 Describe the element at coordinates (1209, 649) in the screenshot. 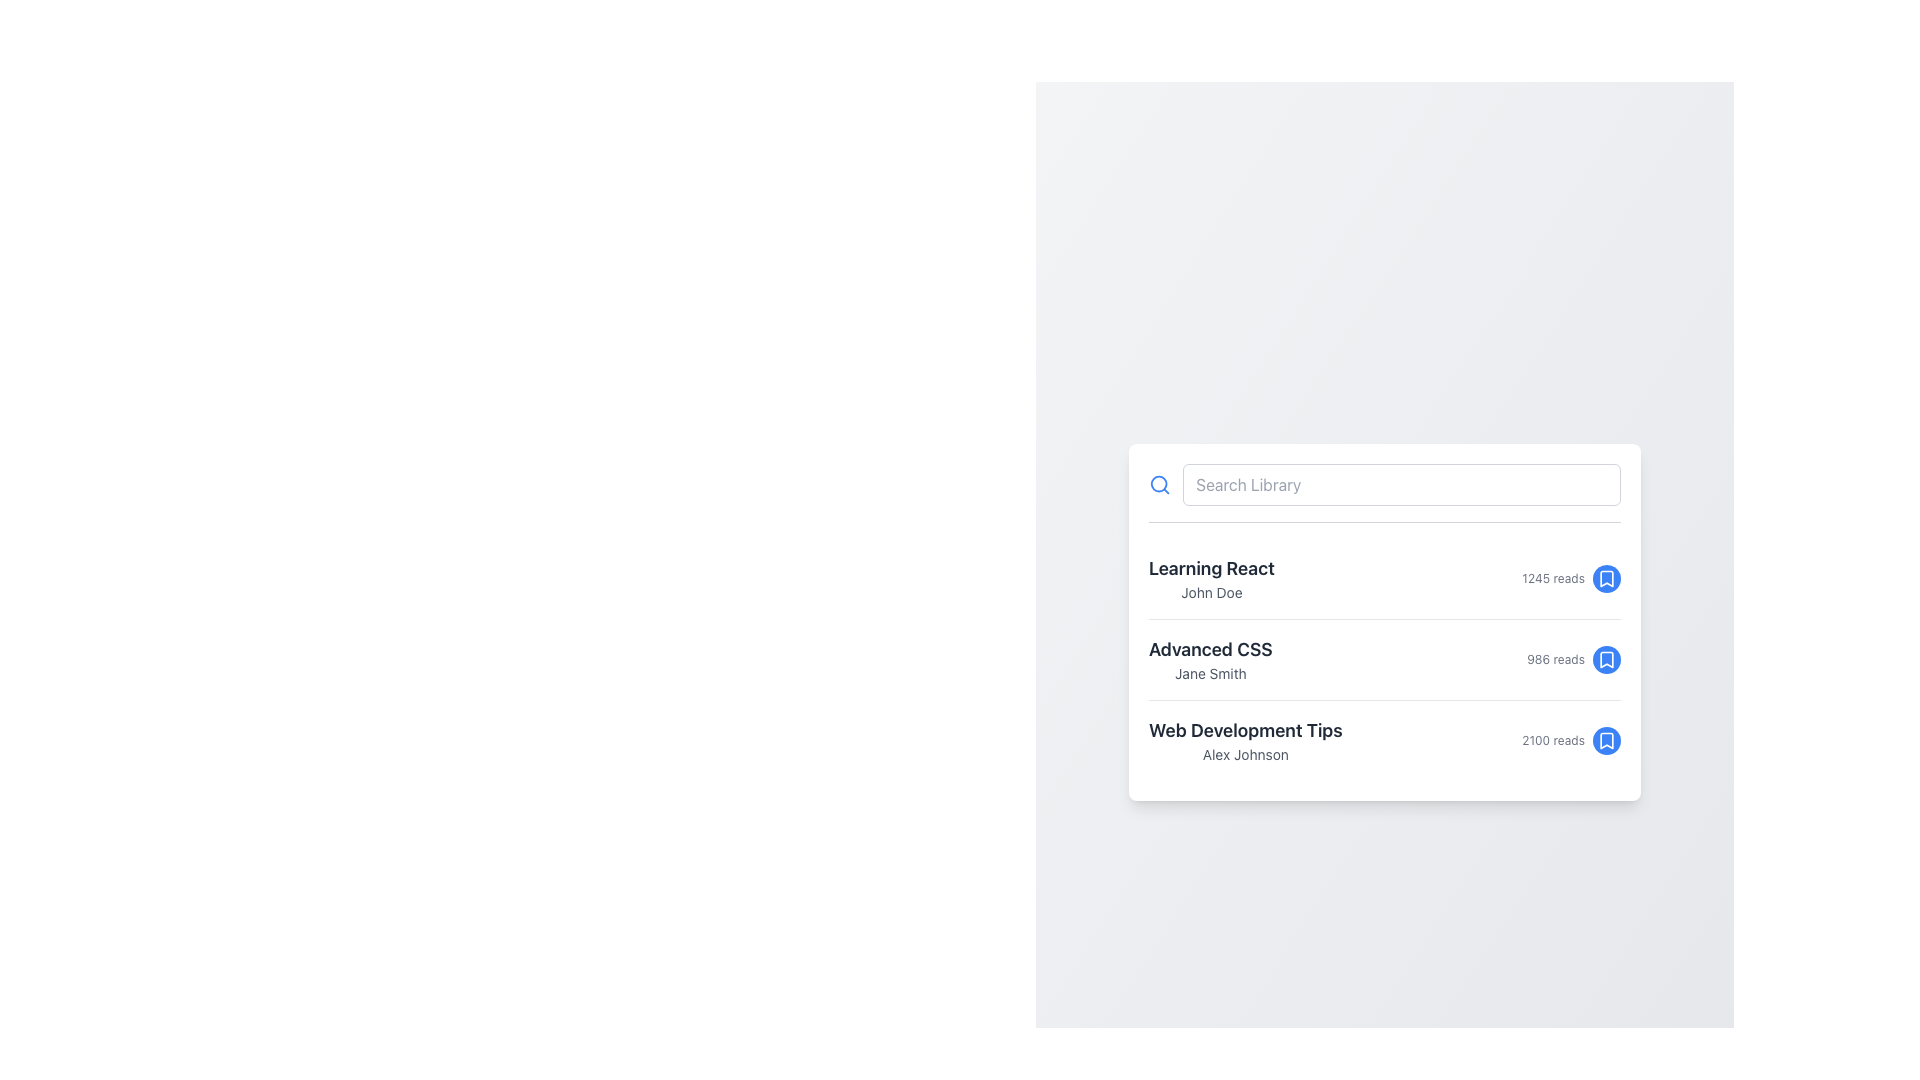

I see `the 'Advanced CSS' text label` at that location.